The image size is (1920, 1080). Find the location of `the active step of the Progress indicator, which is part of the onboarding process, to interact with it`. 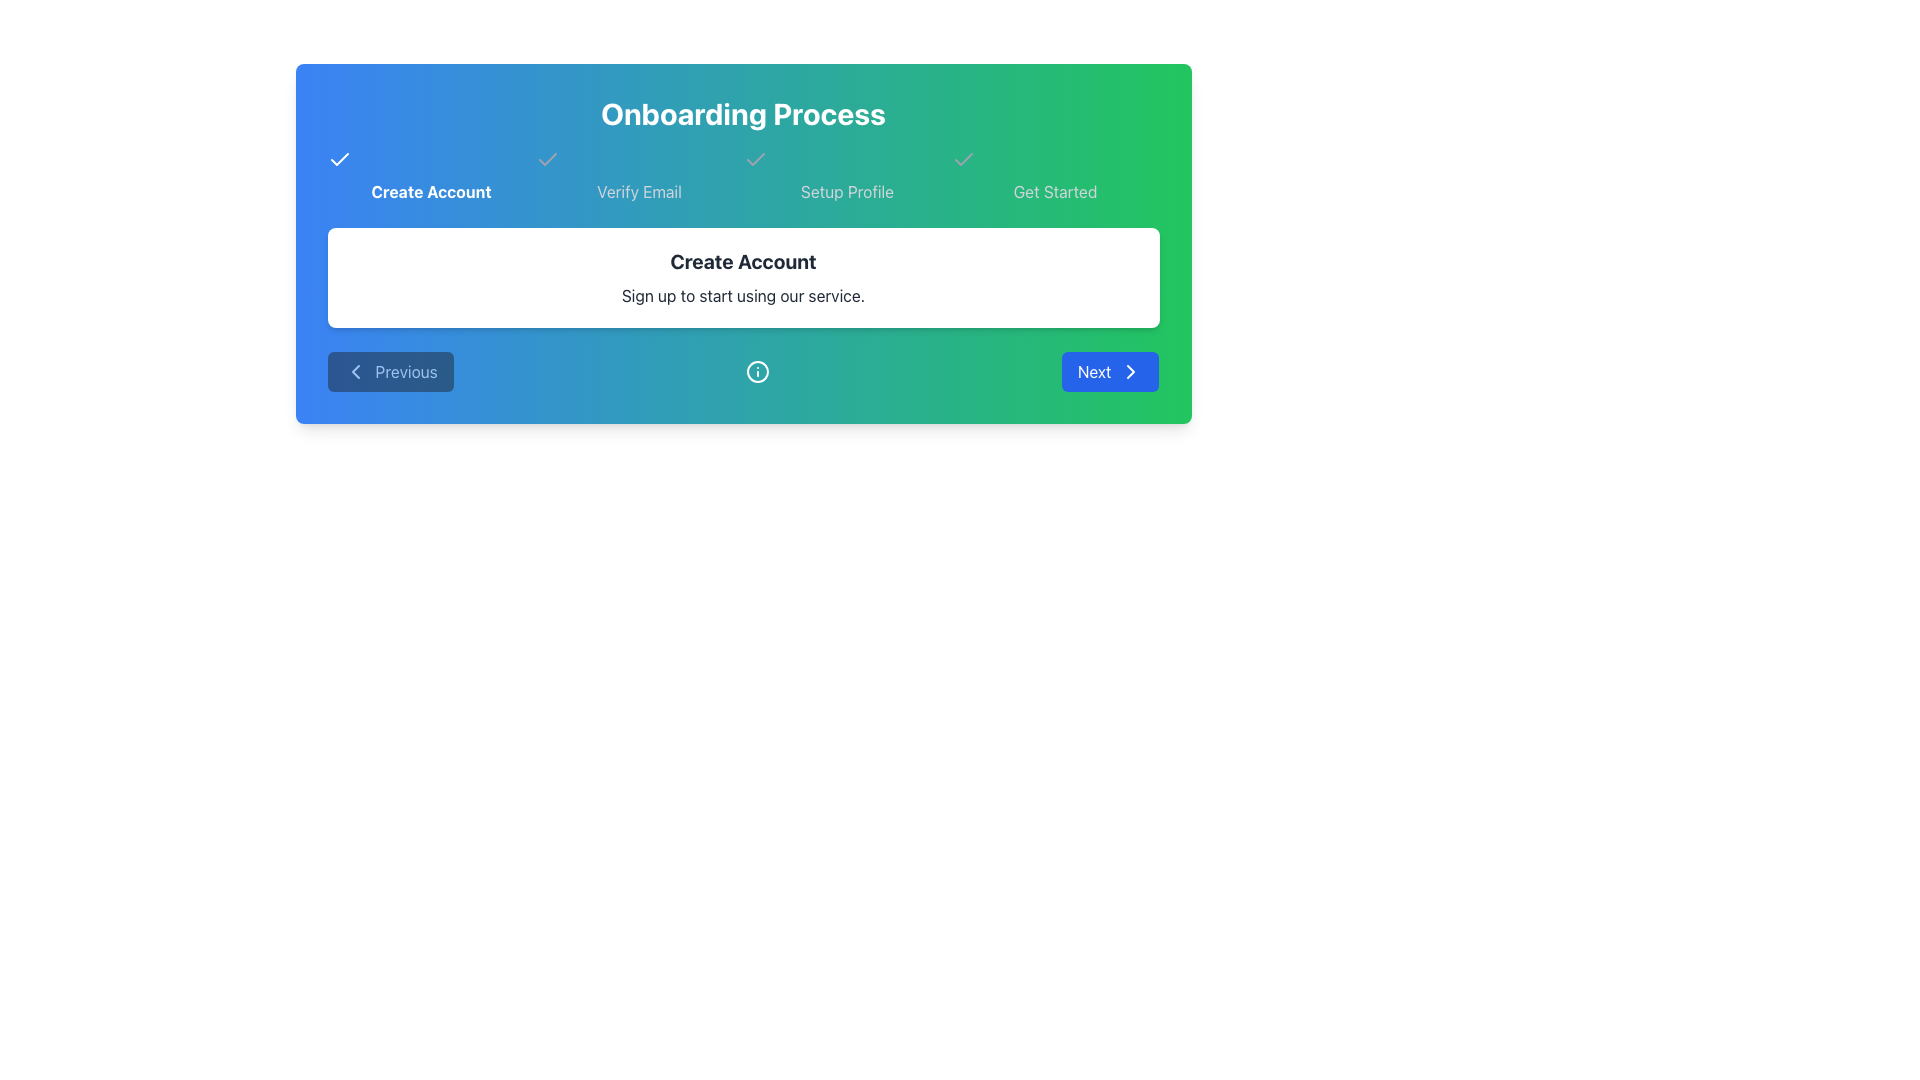

the active step of the Progress indicator, which is part of the onboarding process, to interact with it is located at coordinates (742, 175).